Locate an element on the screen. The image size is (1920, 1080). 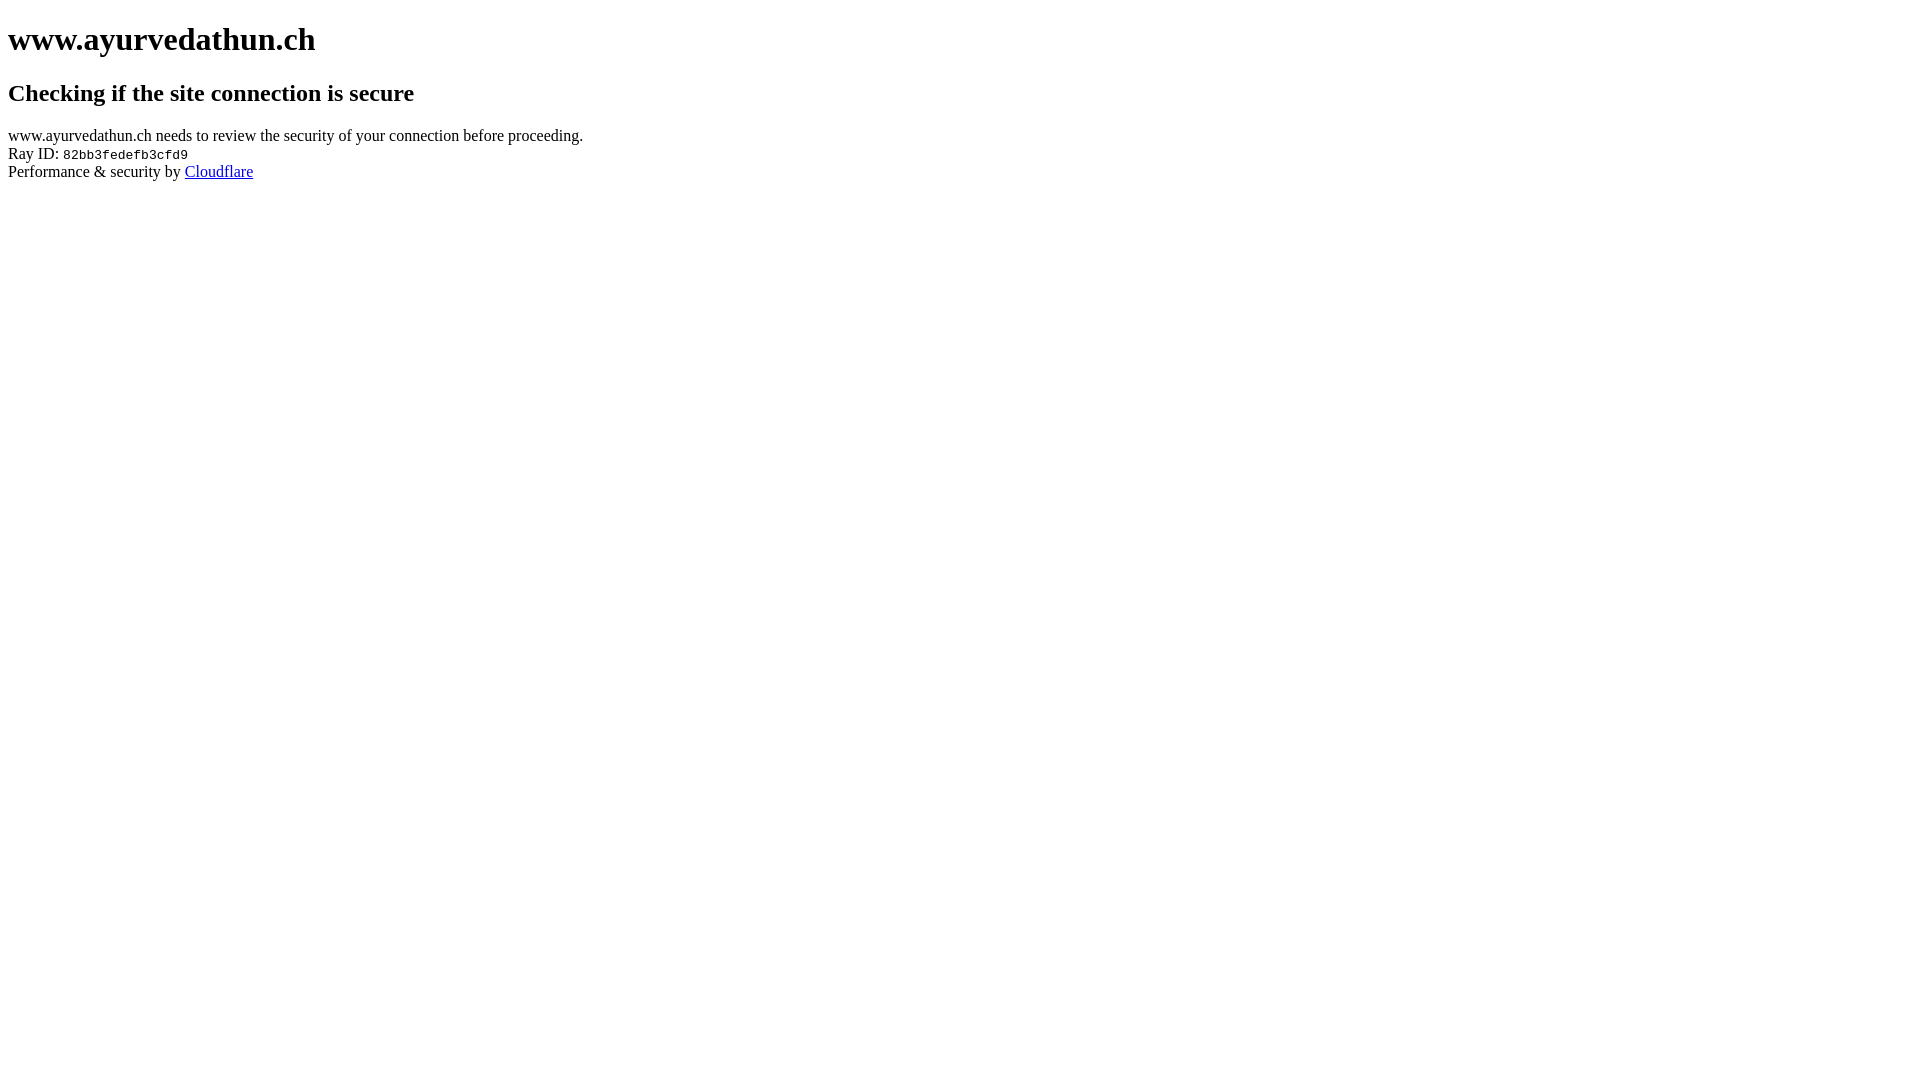
'Cloudflare' is located at coordinates (219, 170).